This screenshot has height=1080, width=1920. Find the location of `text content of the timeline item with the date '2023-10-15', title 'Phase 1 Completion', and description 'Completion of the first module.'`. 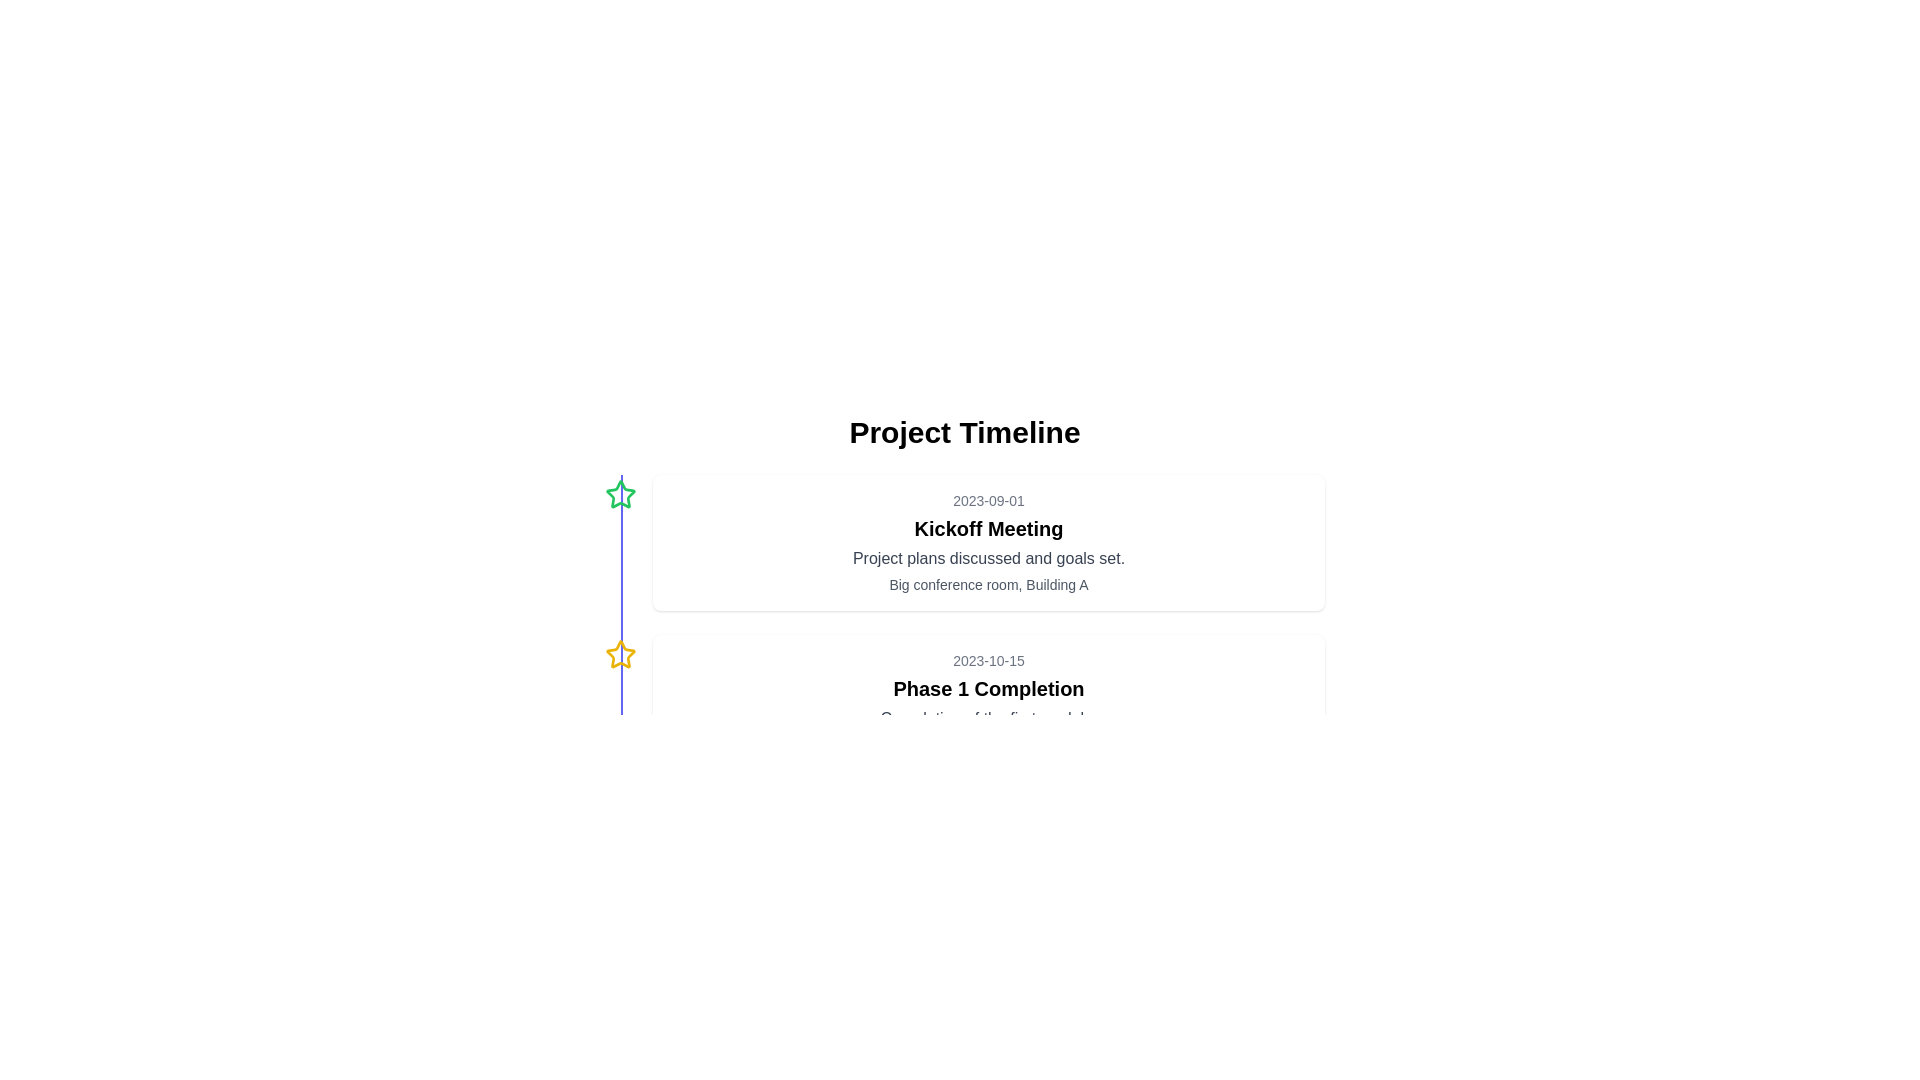

text content of the timeline item with the date '2023-10-15', title 'Phase 1 Completion', and description 'Completion of the first module.' is located at coordinates (964, 701).